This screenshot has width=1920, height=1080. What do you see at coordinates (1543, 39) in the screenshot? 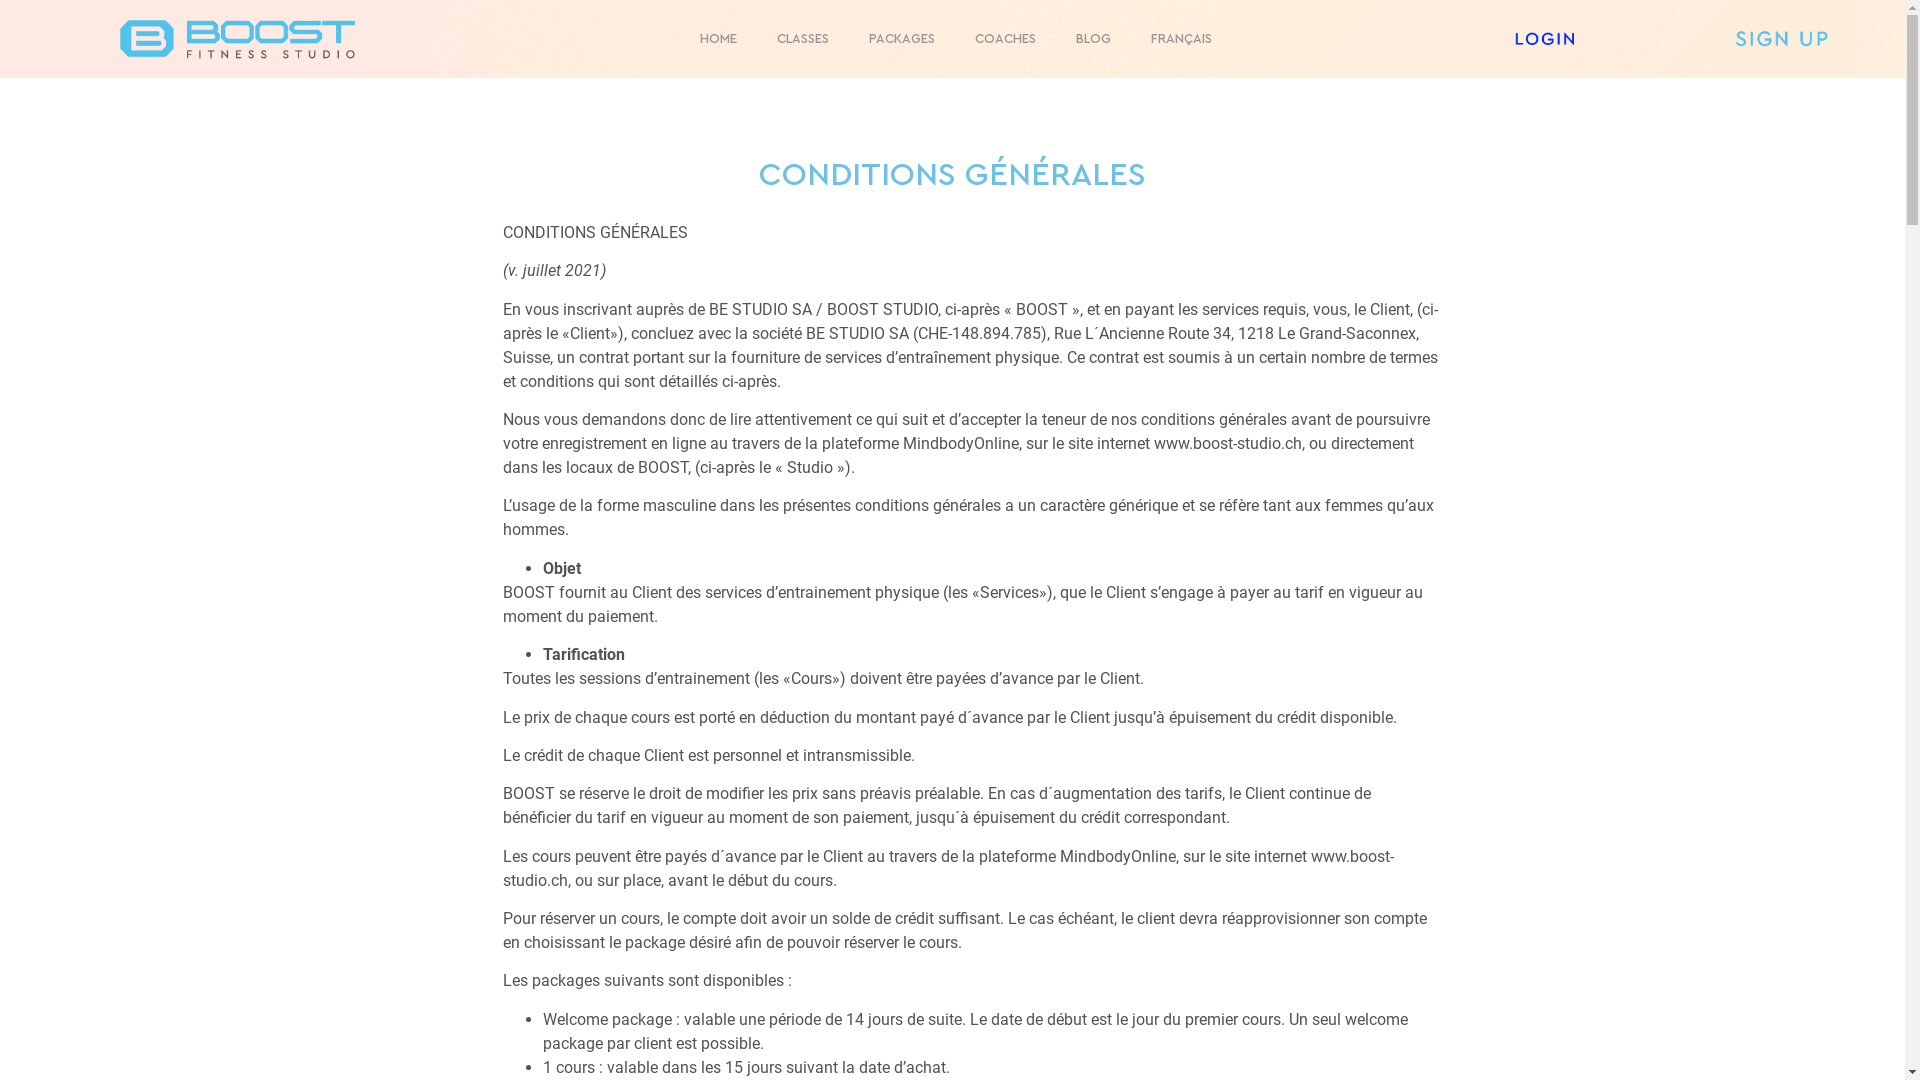
I see `'BOOST LOGIN'` at bounding box center [1543, 39].